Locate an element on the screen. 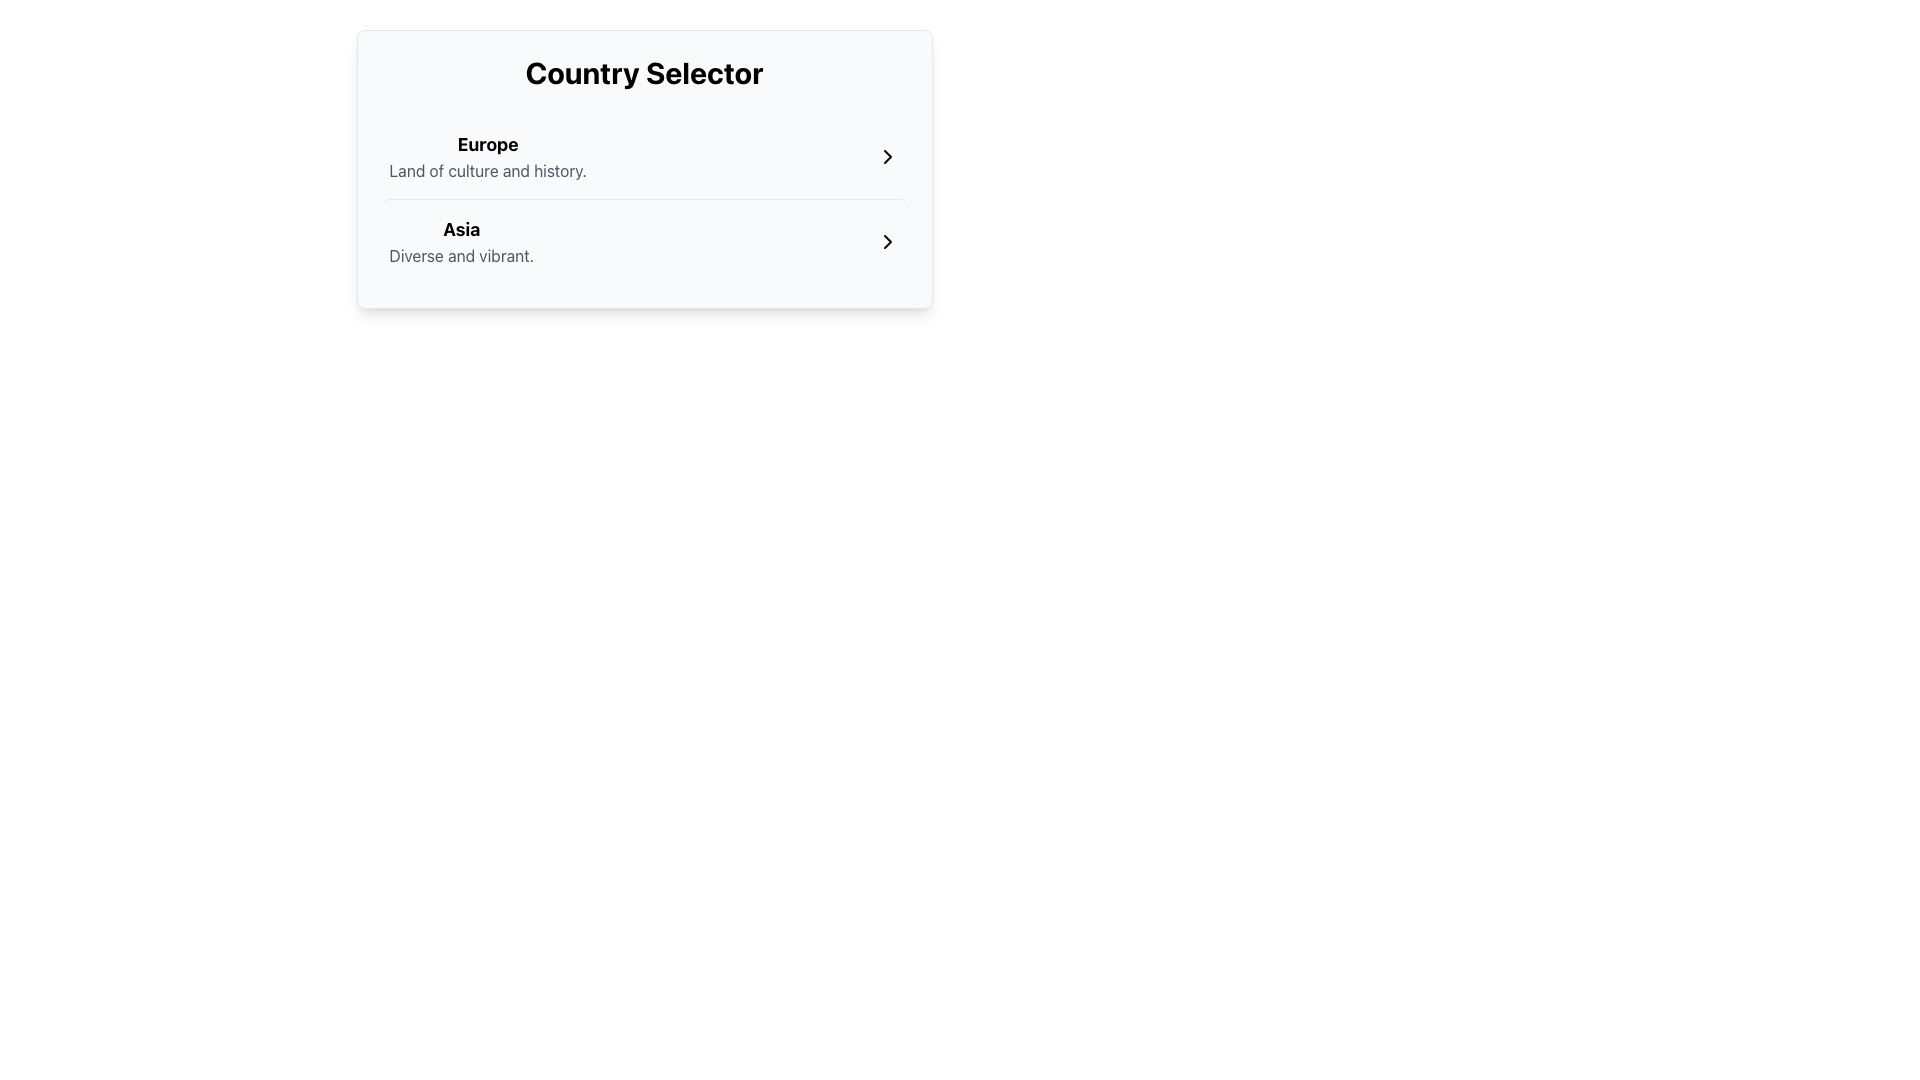 This screenshot has width=1920, height=1080. the text label reading 'Diverse and vibrant.' which is styled in gray and positioned below 'Asia' in the 'Country Selector' section is located at coordinates (460, 254).